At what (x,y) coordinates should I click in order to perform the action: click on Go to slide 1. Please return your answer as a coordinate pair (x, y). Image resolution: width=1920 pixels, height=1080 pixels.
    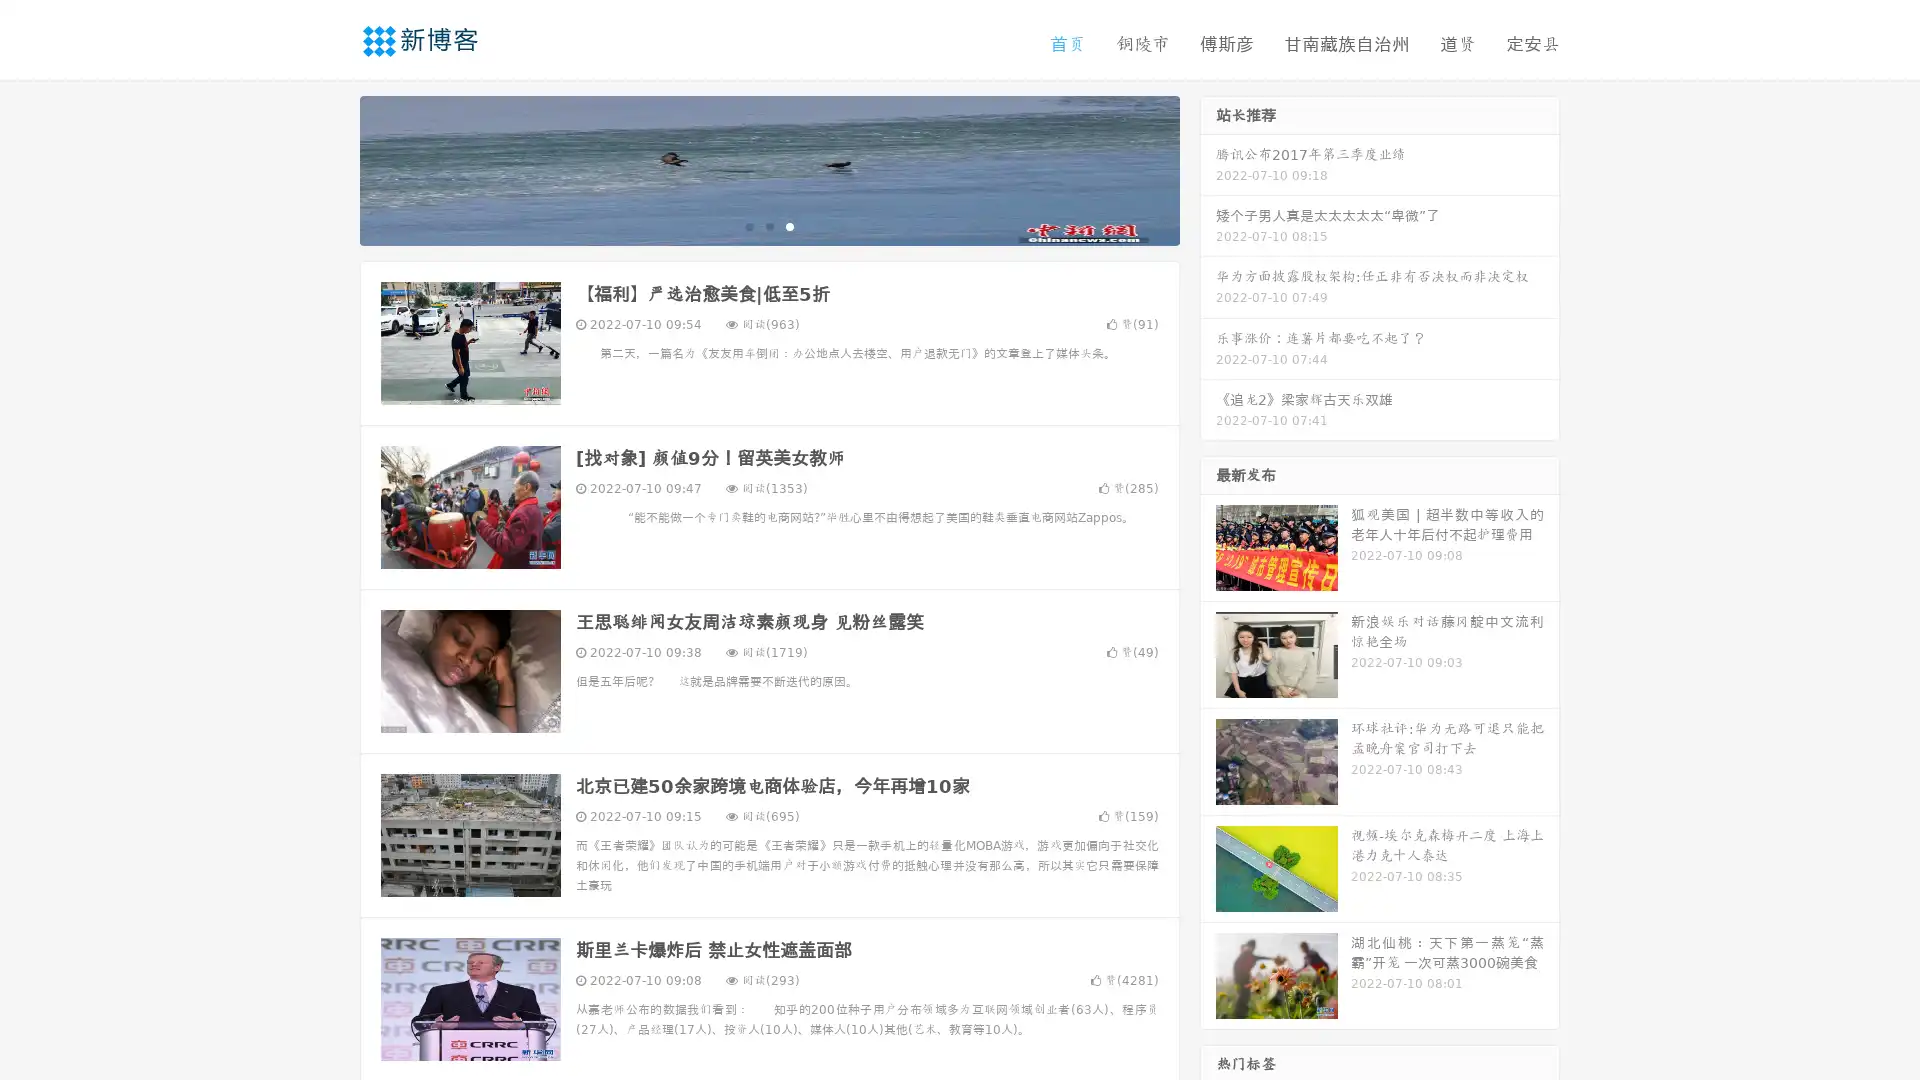
    Looking at the image, I should click on (748, 225).